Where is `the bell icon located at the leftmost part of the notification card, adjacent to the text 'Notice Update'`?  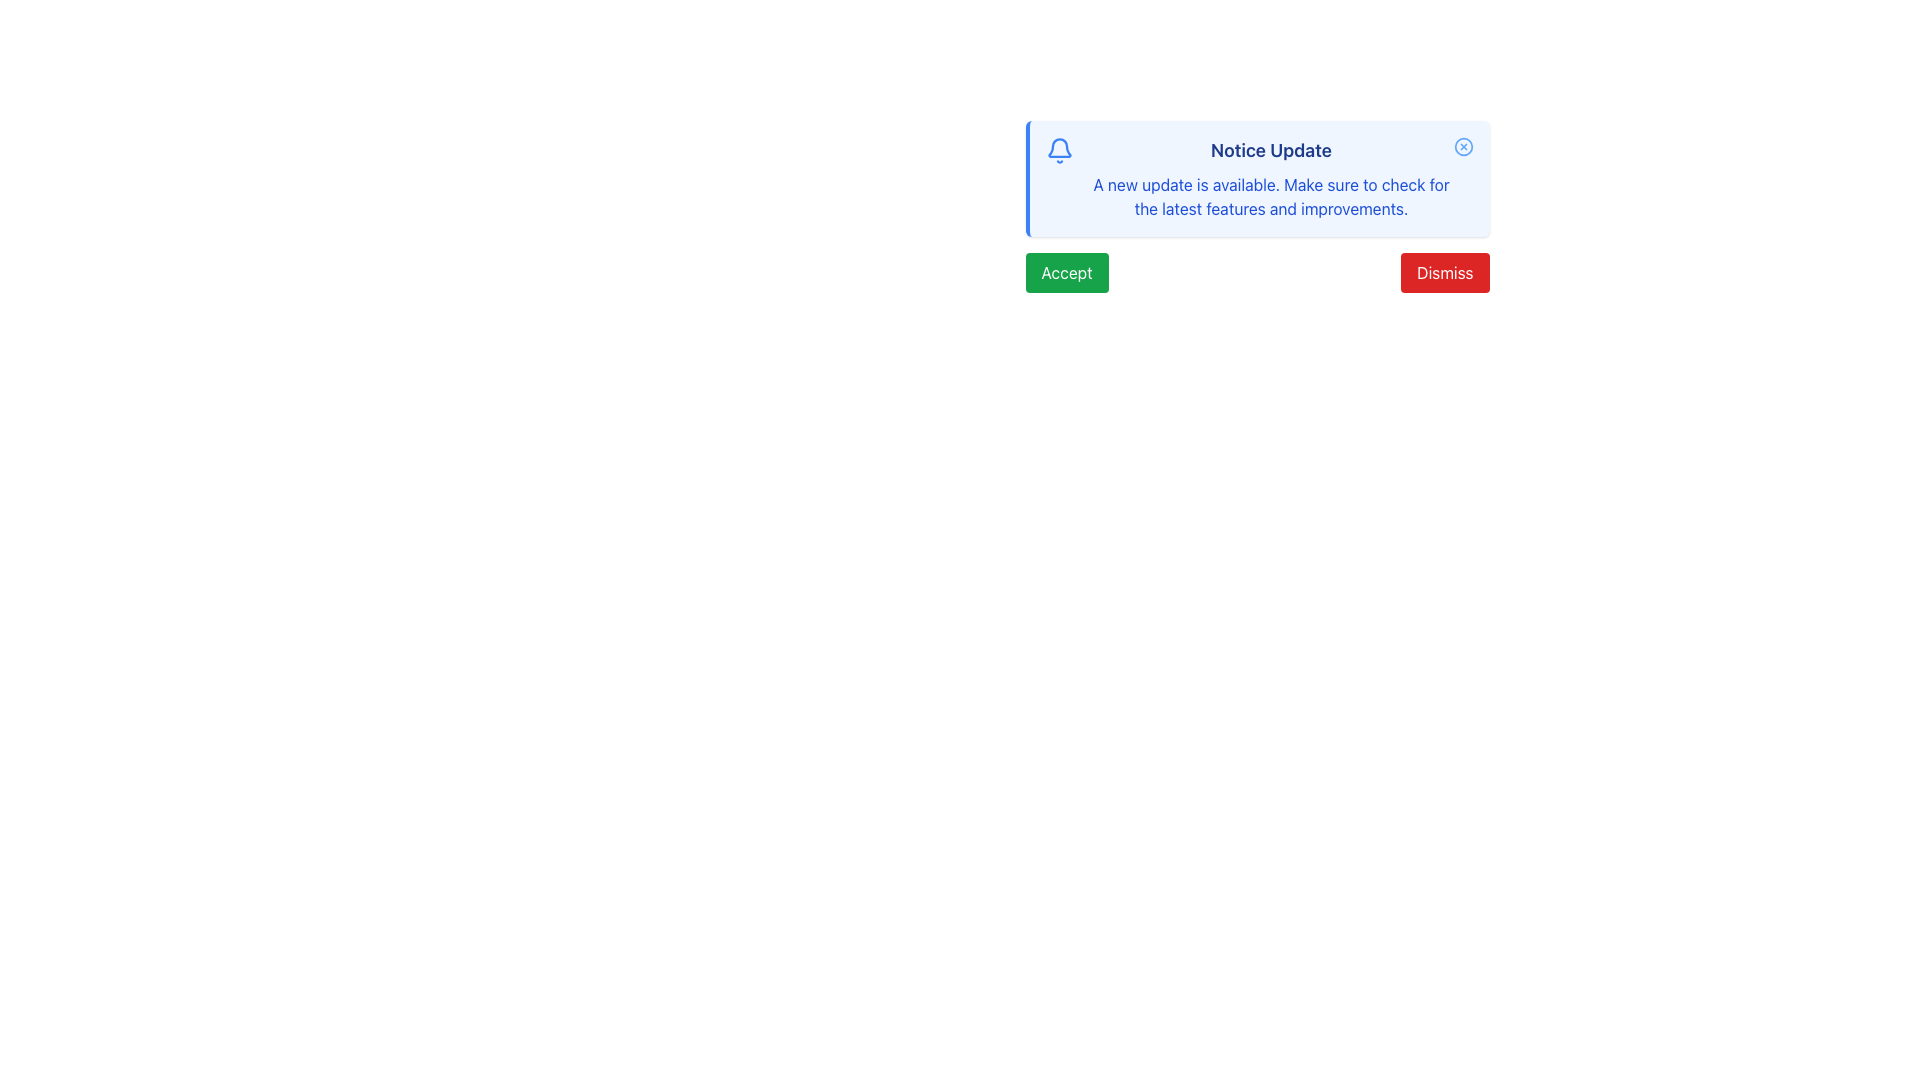 the bell icon located at the leftmost part of the notification card, adjacent to the text 'Notice Update' is located at coordinates (1058, 149).